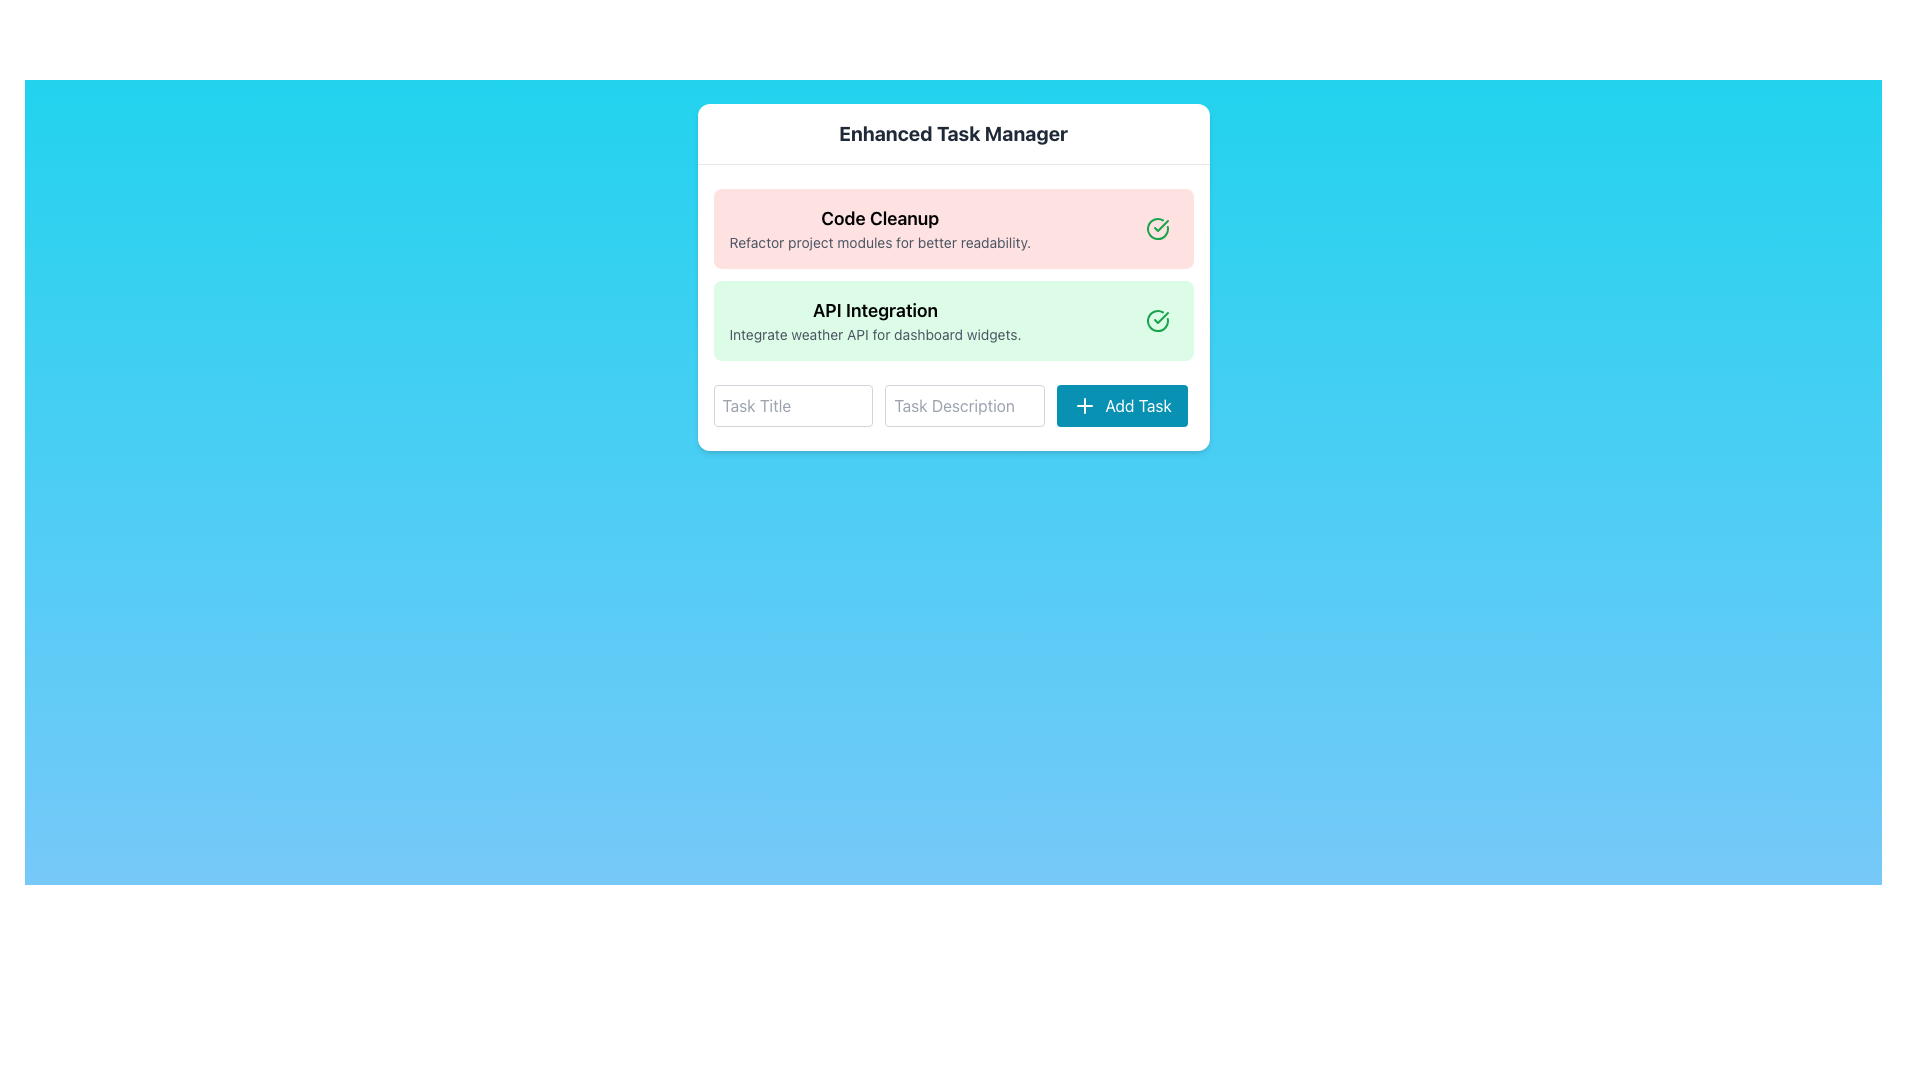 This screenshot has width=1920, height=1080. I want to click on the primary title Text Label located centrally within the task card, positioned below the 'Code Cleanup' card, so click(875, 311).